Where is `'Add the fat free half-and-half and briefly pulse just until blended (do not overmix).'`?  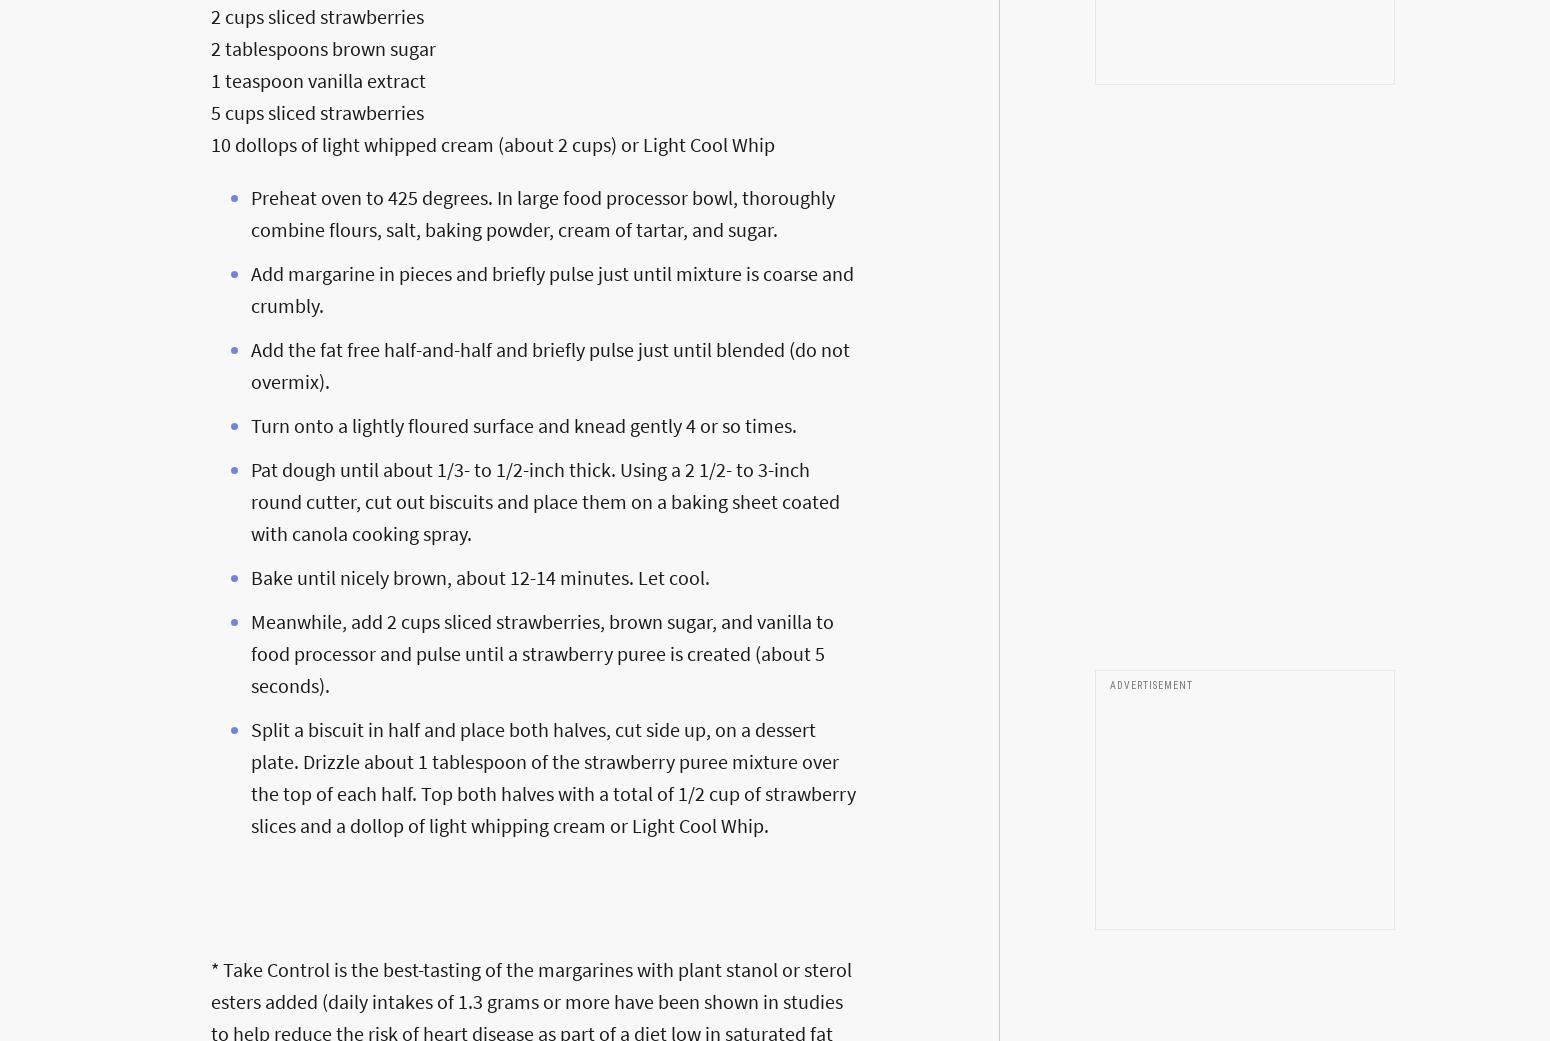 'Add the fat free half-and-half and briefly pulse just until blended (do not overmix).' is located at coordinates (550, 364).